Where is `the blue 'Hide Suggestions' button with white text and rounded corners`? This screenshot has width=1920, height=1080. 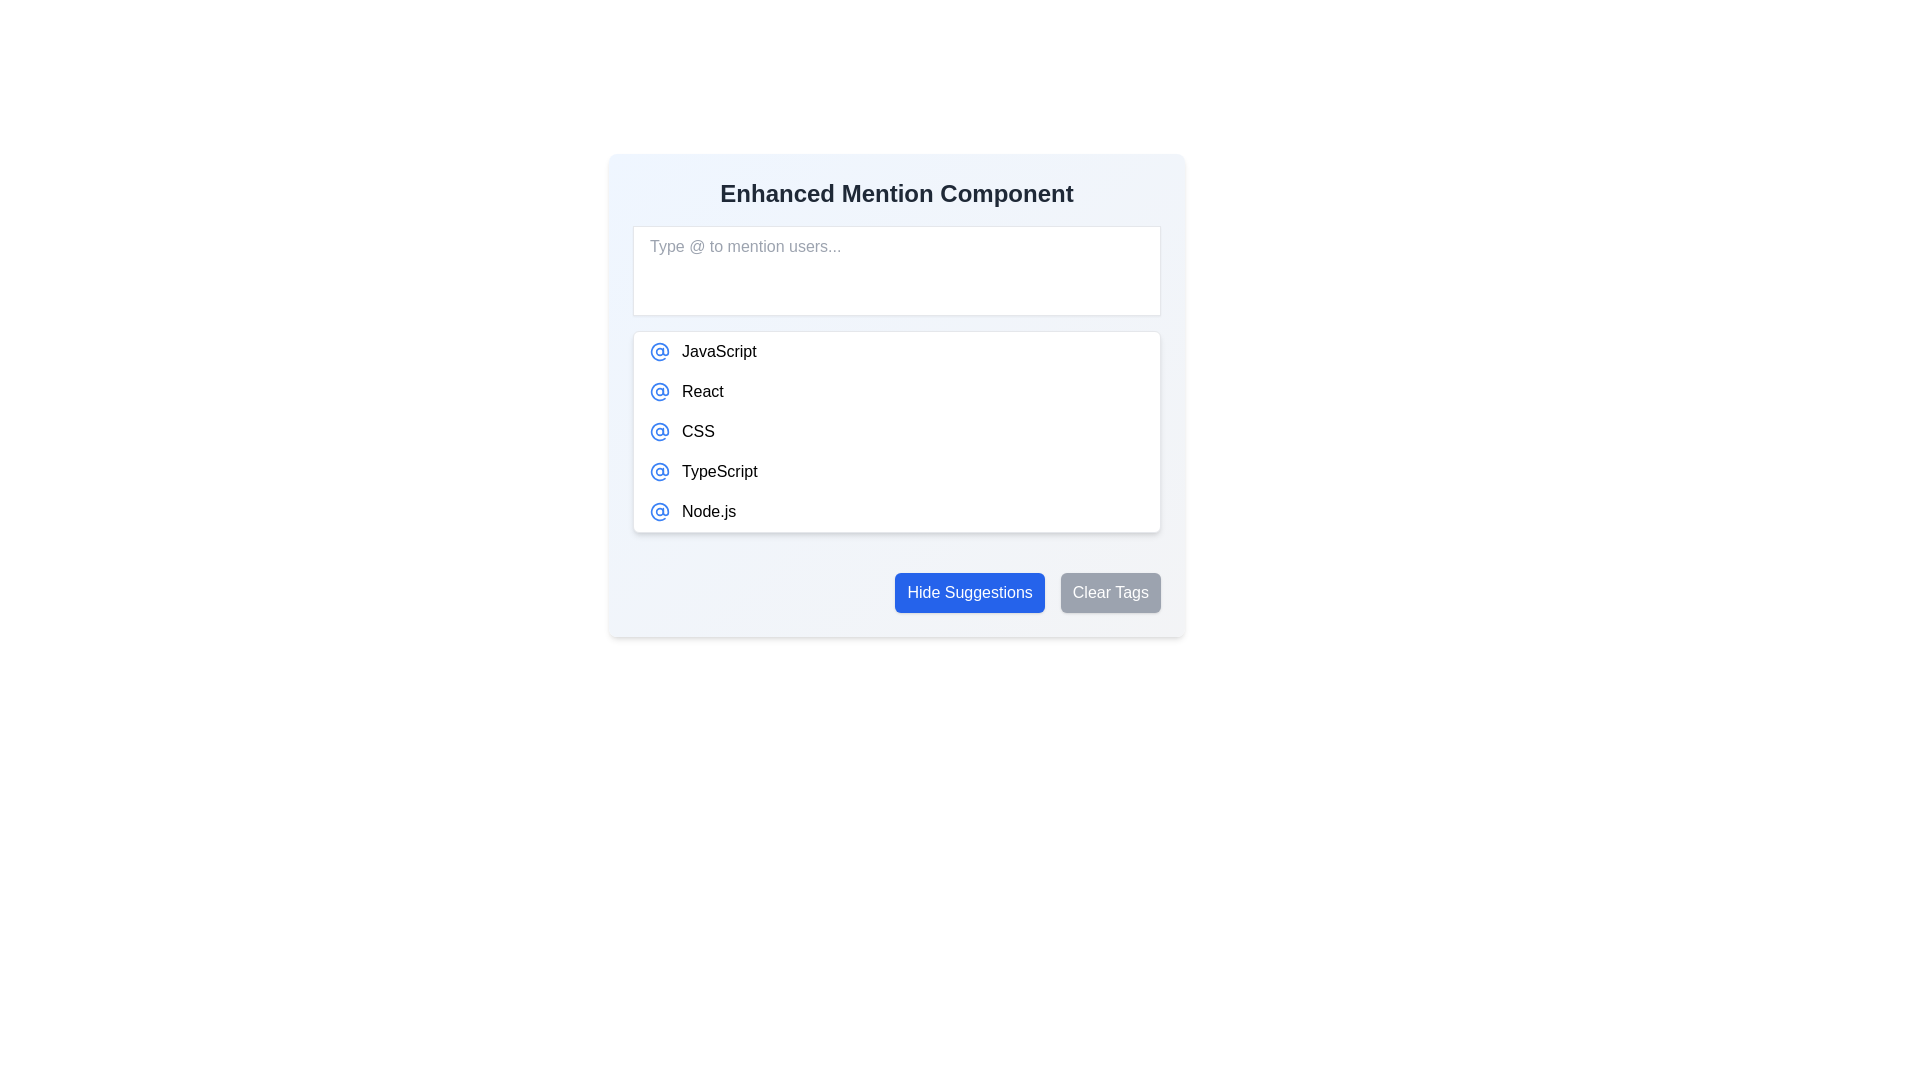
the blue 'Hide Suggestions' button with white text and rounded corners is located at coordinates (970, 592).